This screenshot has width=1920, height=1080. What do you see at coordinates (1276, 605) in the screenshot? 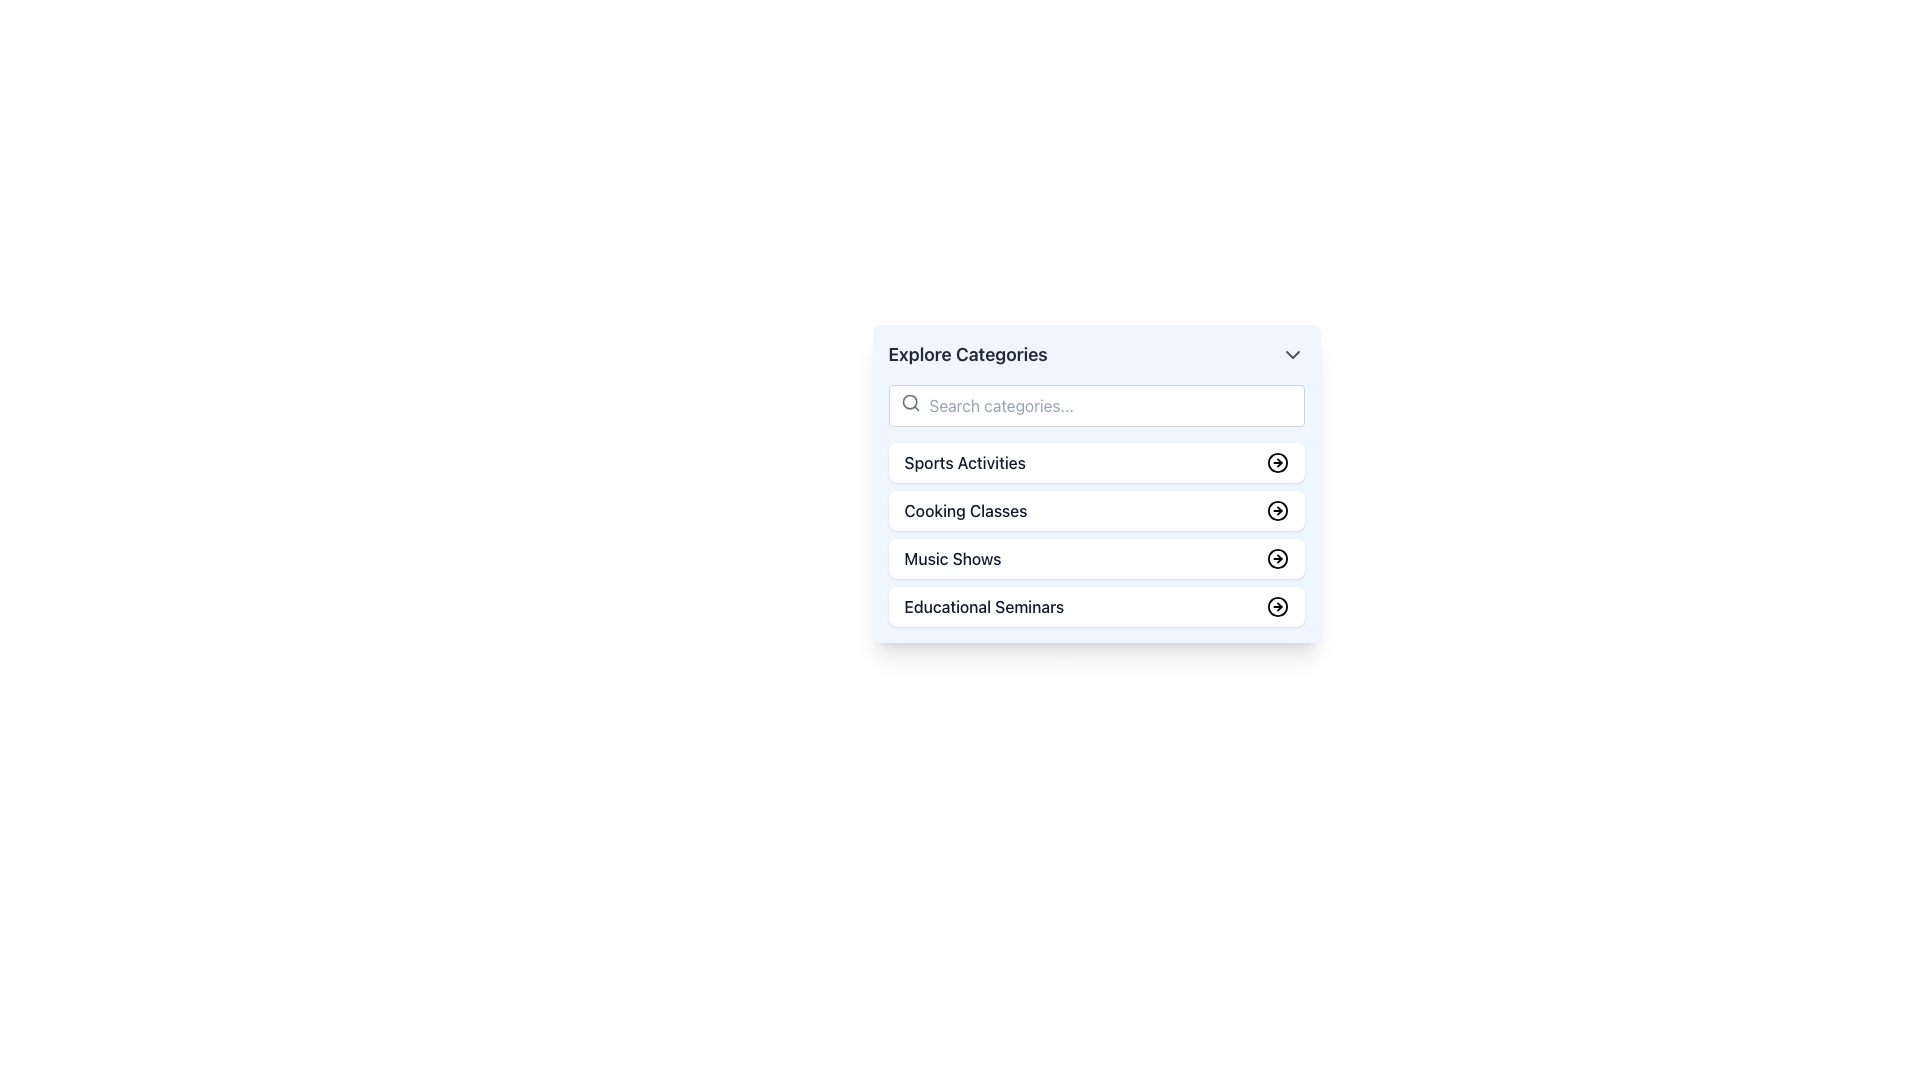
I see `the button element resembling a rightward arrow enclosed within a circle, located to the right of the 'Educational Seminars' label in the 'Explore Categories' list for accessibility navigation` at bounding box center [1276, 605].